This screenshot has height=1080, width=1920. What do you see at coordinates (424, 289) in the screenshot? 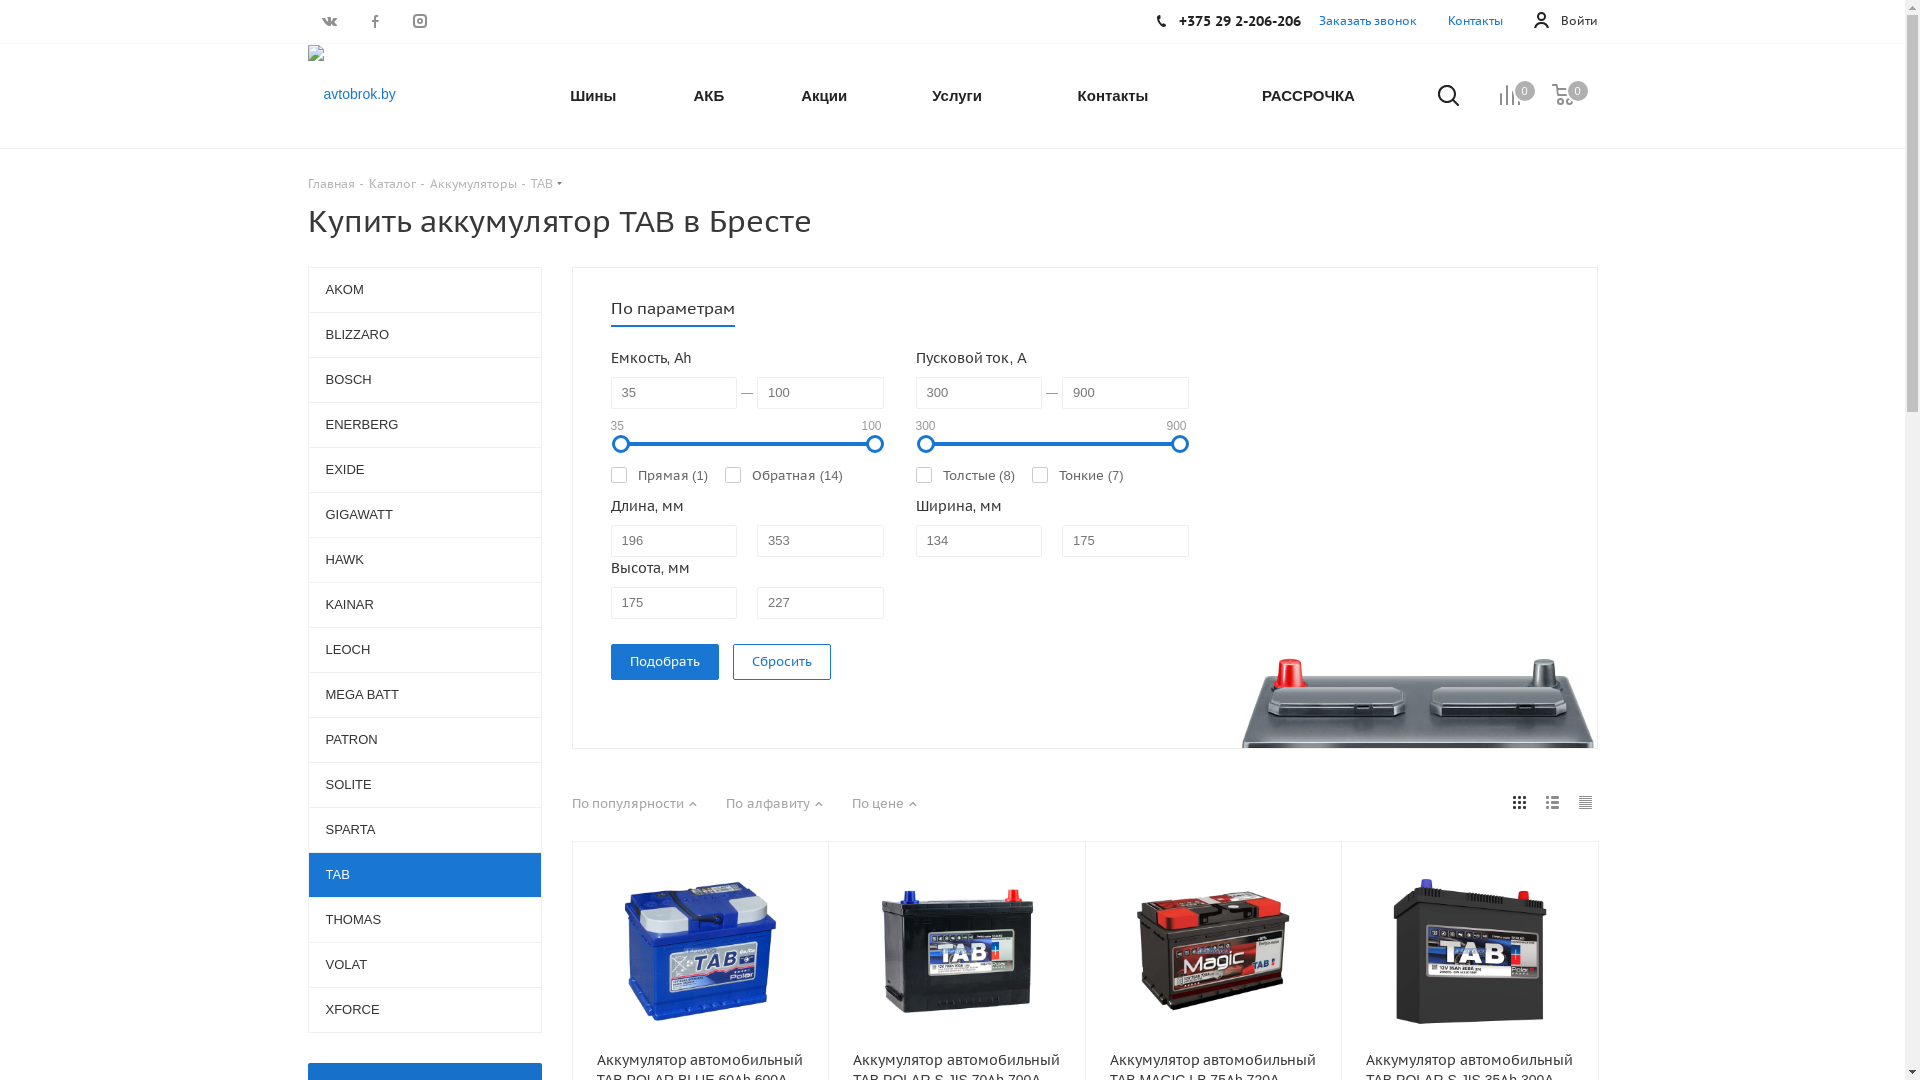
I see `'AKOM'` at bounding box center [424, 289].